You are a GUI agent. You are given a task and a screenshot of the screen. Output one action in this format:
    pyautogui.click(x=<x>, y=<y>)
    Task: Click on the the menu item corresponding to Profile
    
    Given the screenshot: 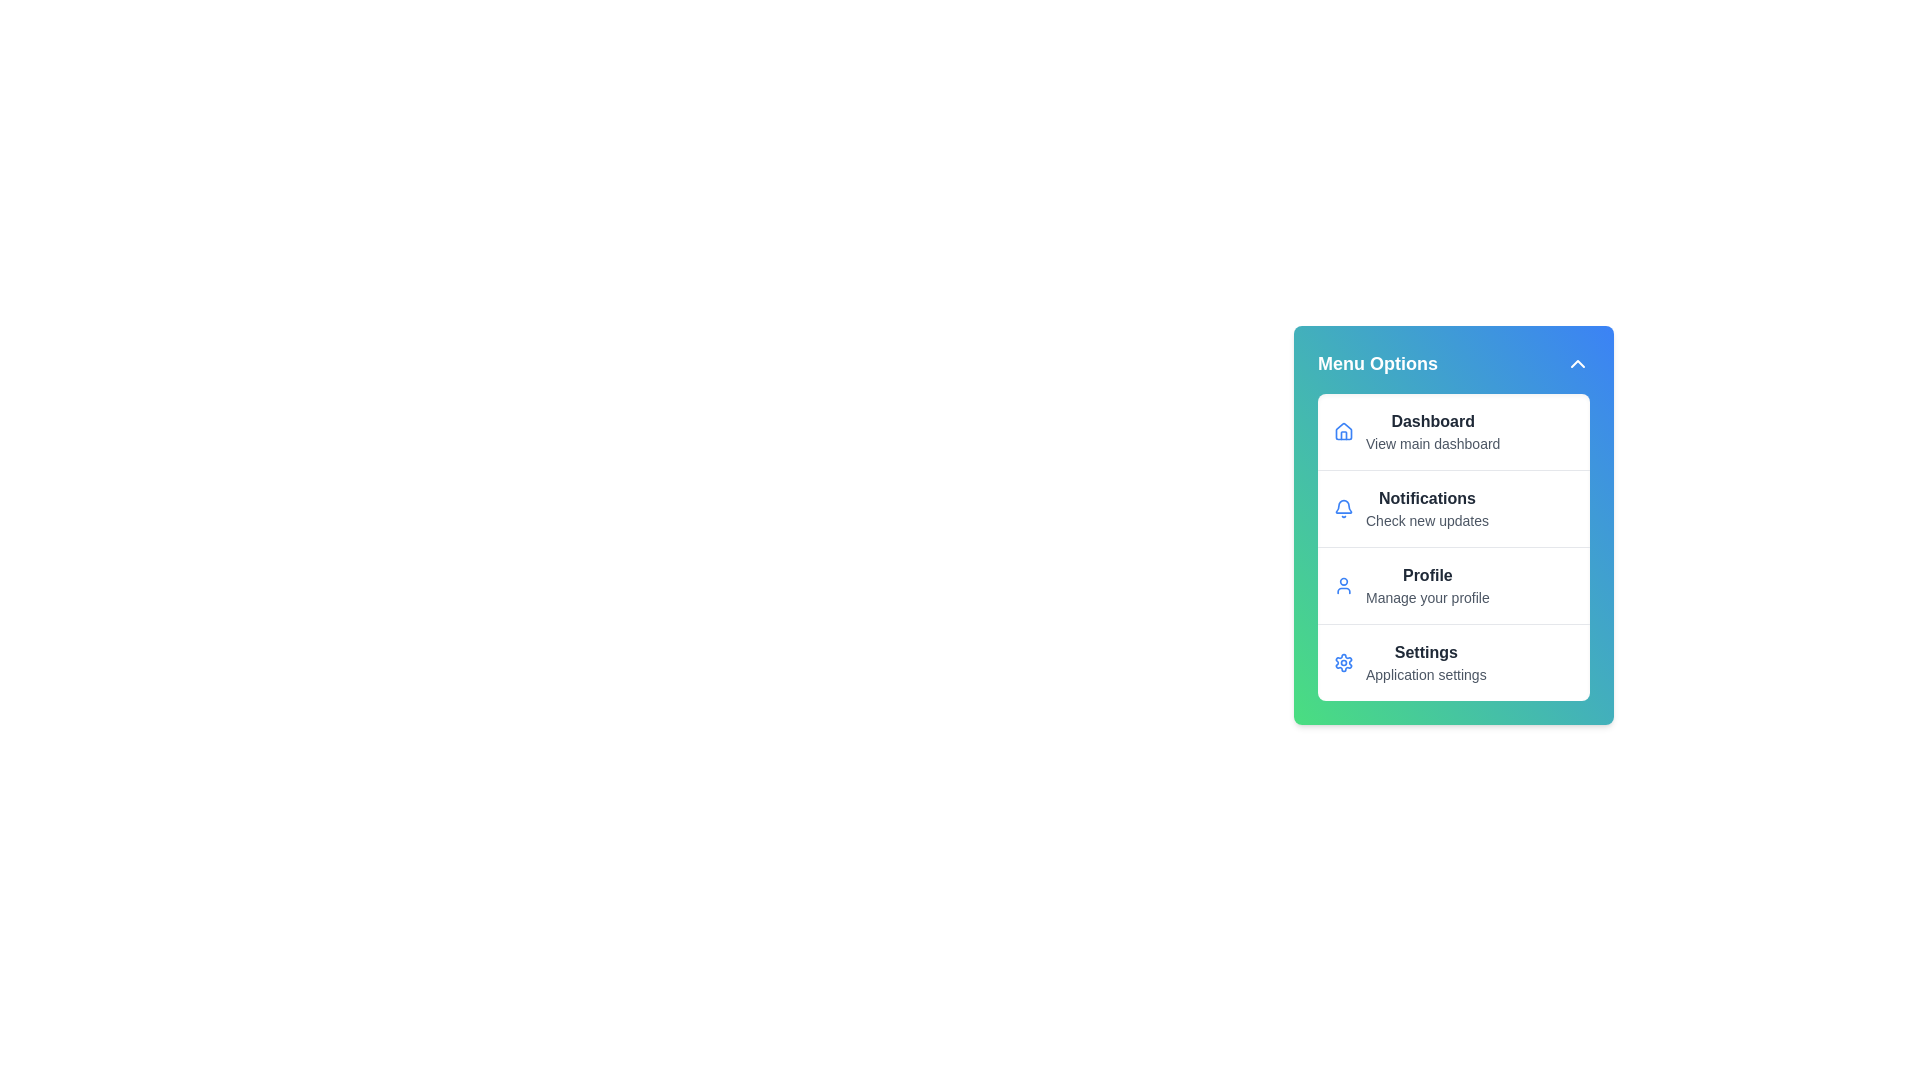 What is the action you would take?
    pyautogui.click(x=1454, y=585)
    